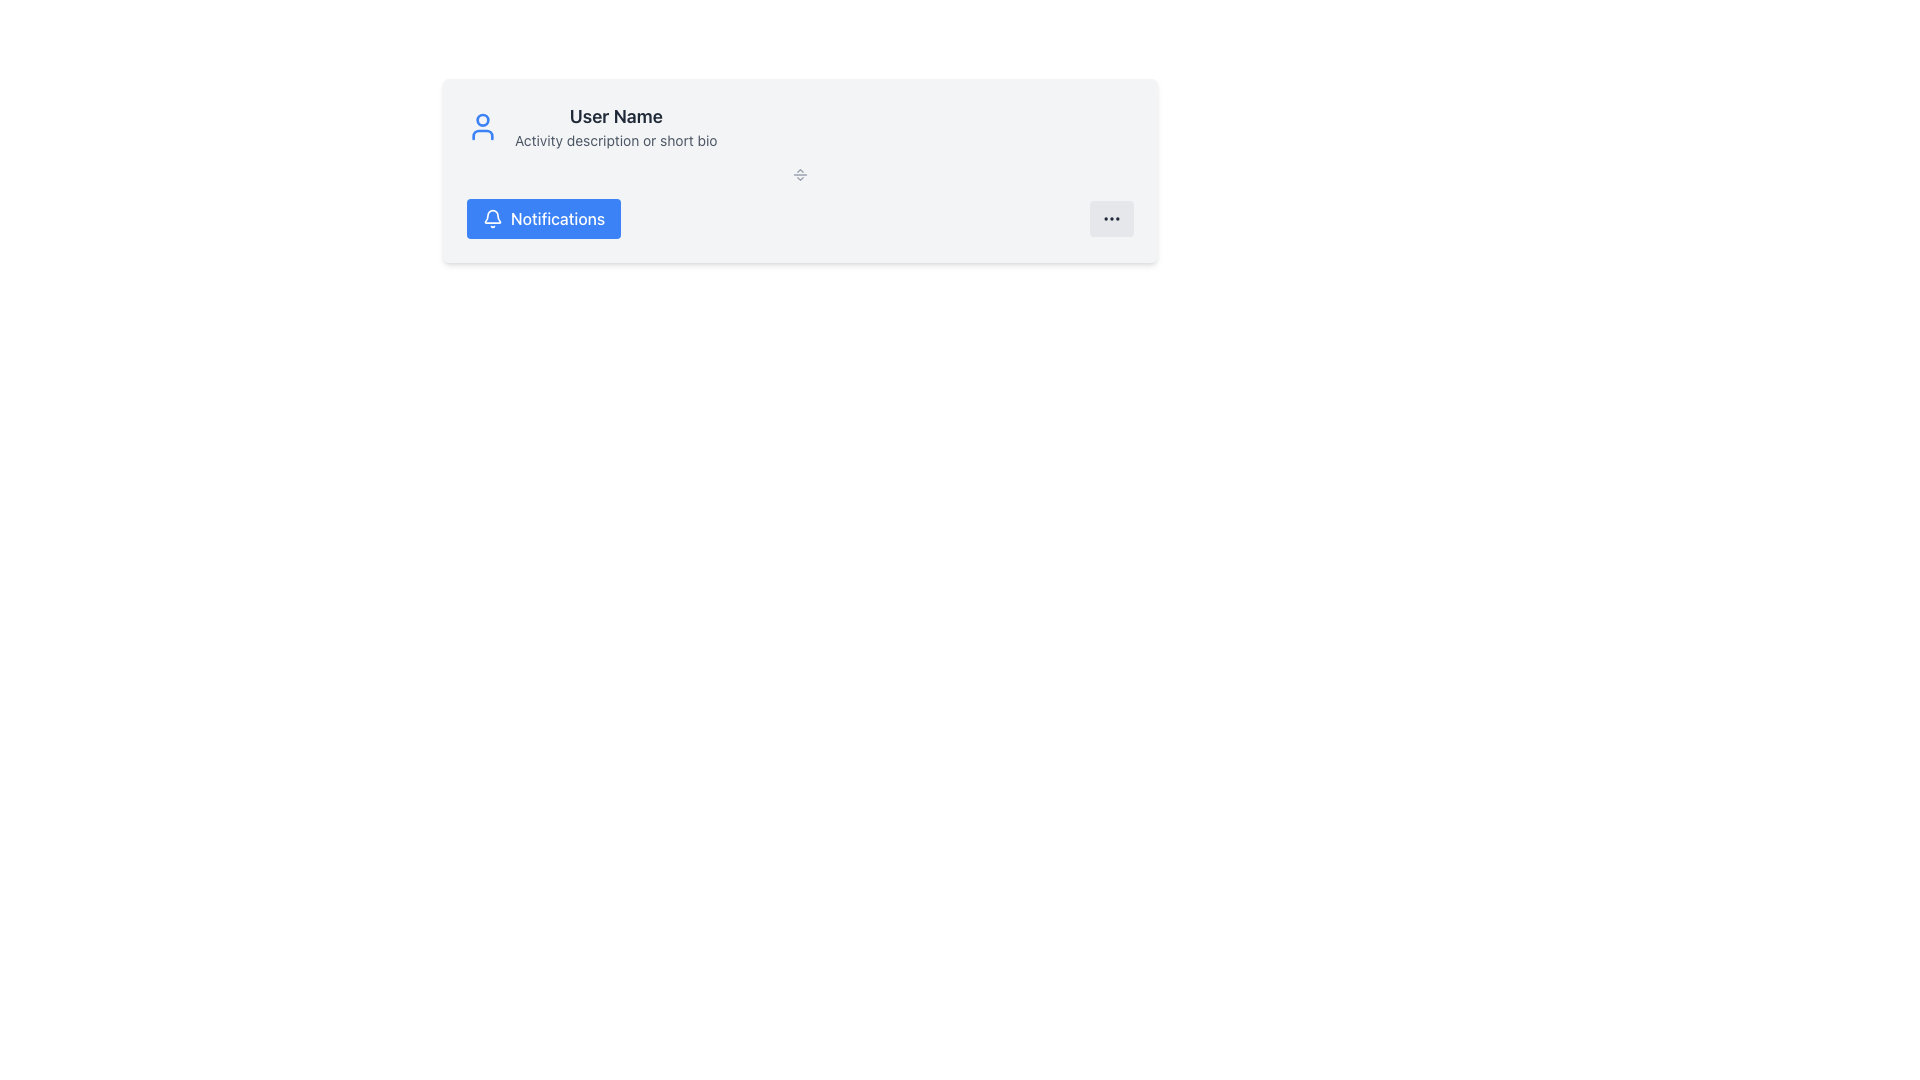 This screenshot has width=1920, height=1080. Describe the element at coordinates (615, 127) in the screenshot. I see `the Text Display element that shows the user's name and activity description, located beside a blue user icon` at that location.